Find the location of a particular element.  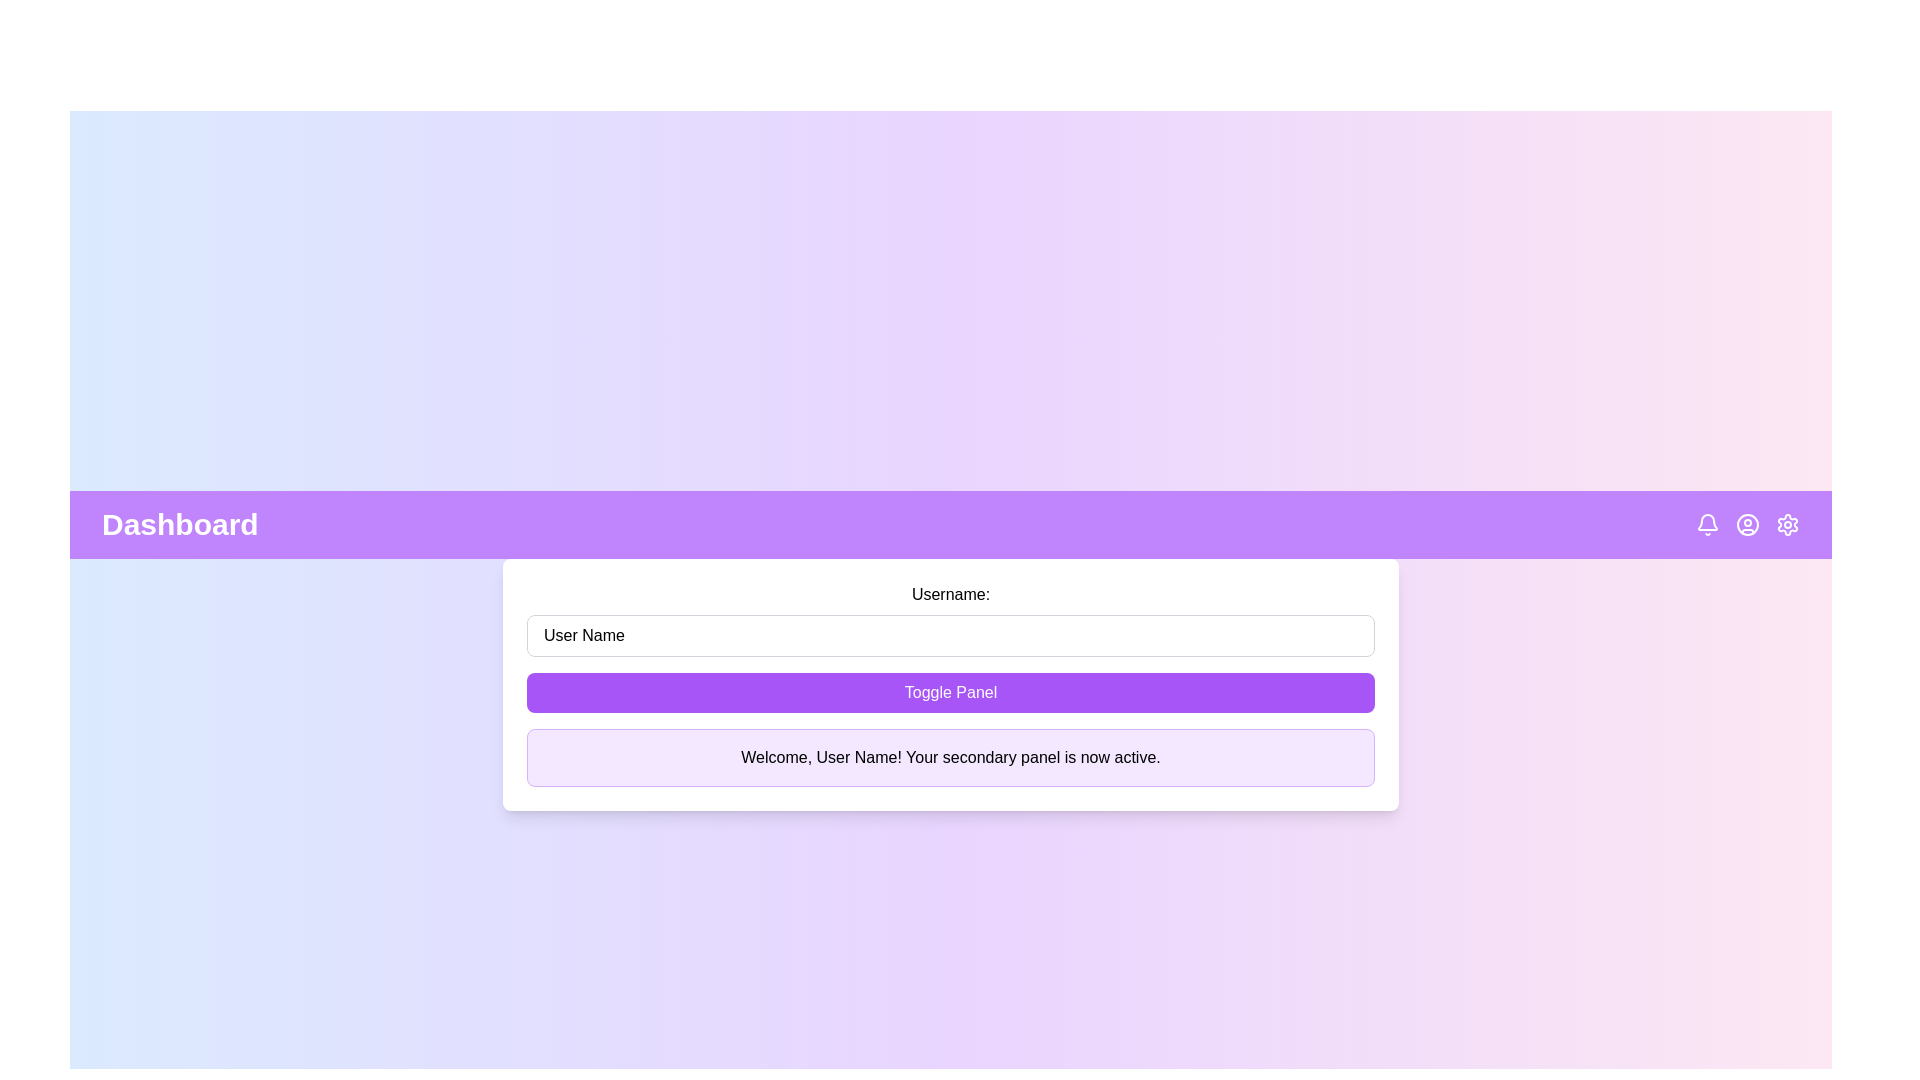

the user profile icon button located in the purple header bar labeled 'Dashboard' at the top-right corner of the interface is located at coordinates (1746, 523).